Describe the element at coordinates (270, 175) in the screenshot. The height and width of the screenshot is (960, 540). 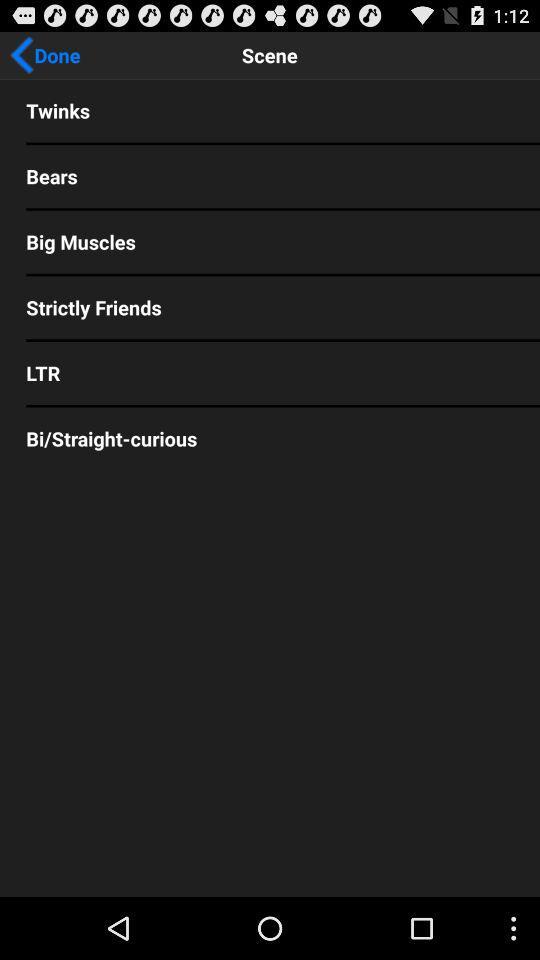
I see `bears item` at that location.